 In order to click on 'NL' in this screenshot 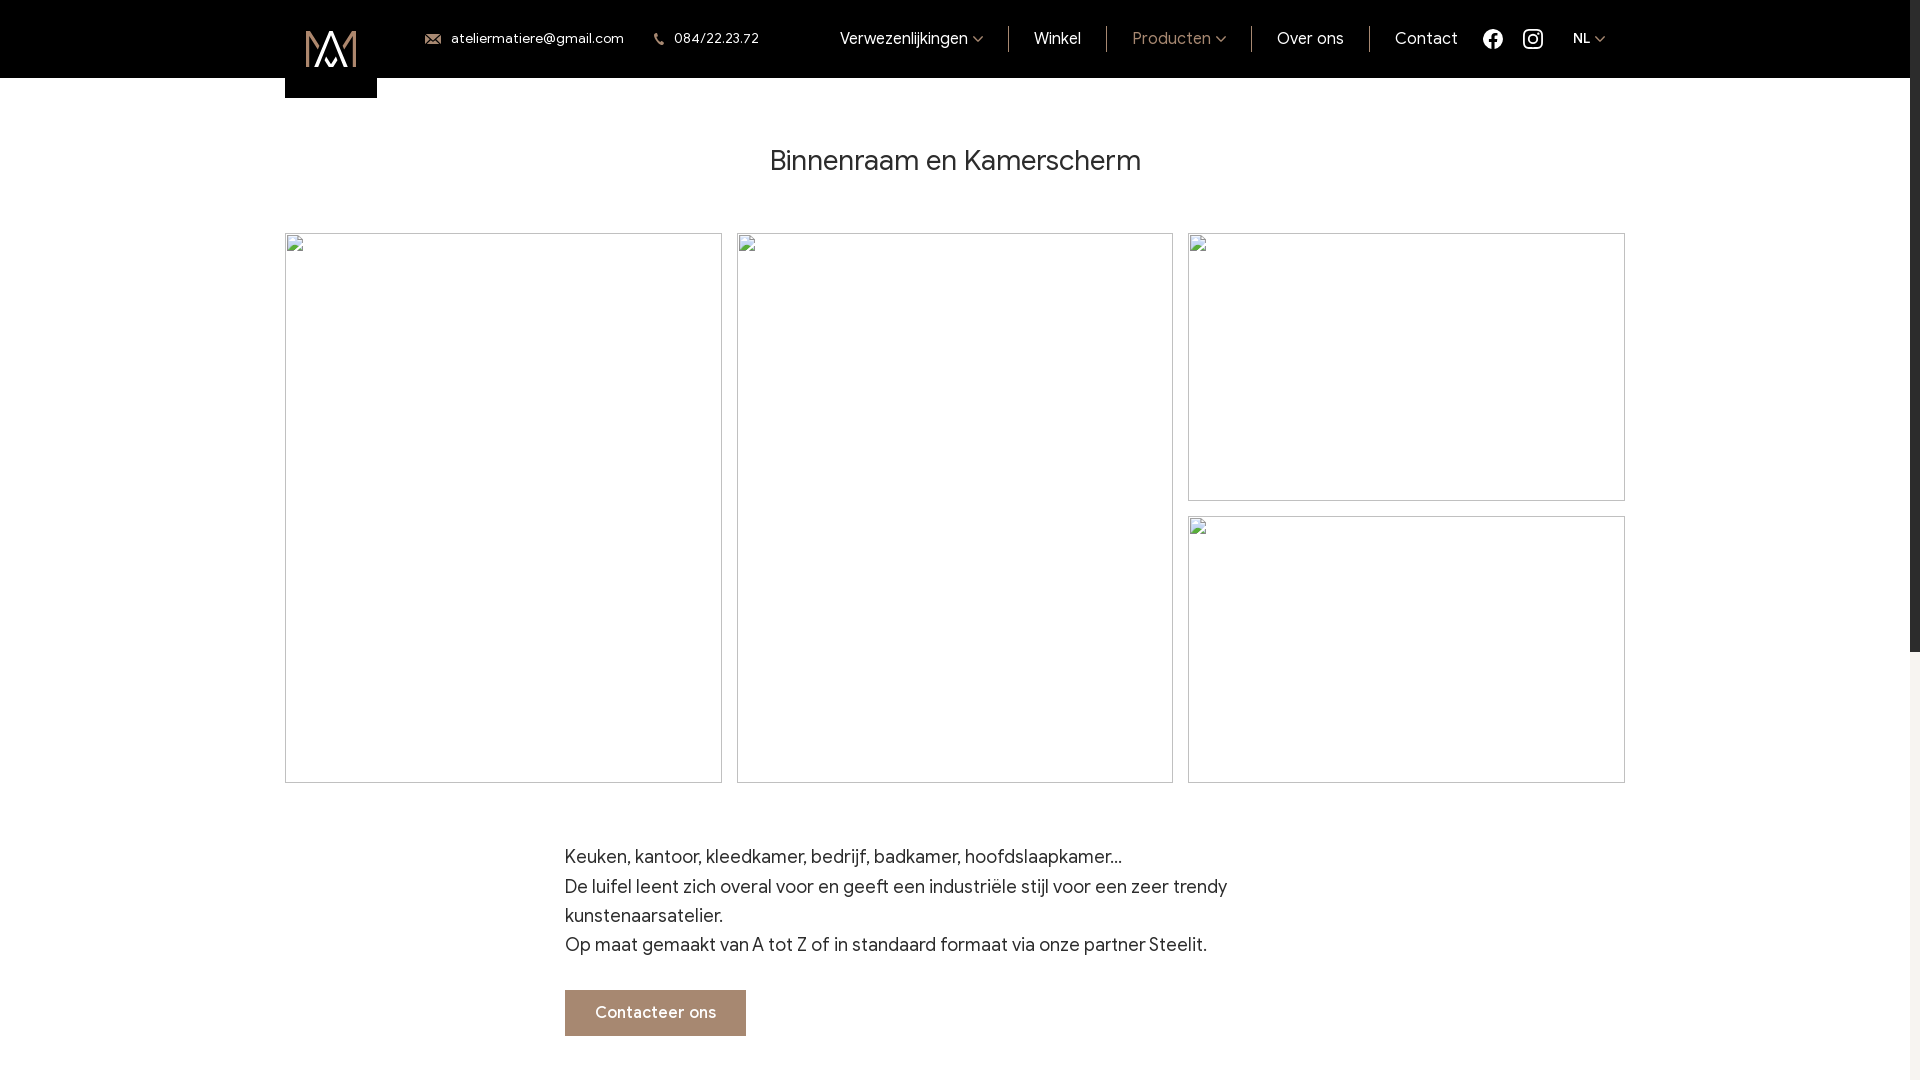, I will do `click(1587, 38)`.